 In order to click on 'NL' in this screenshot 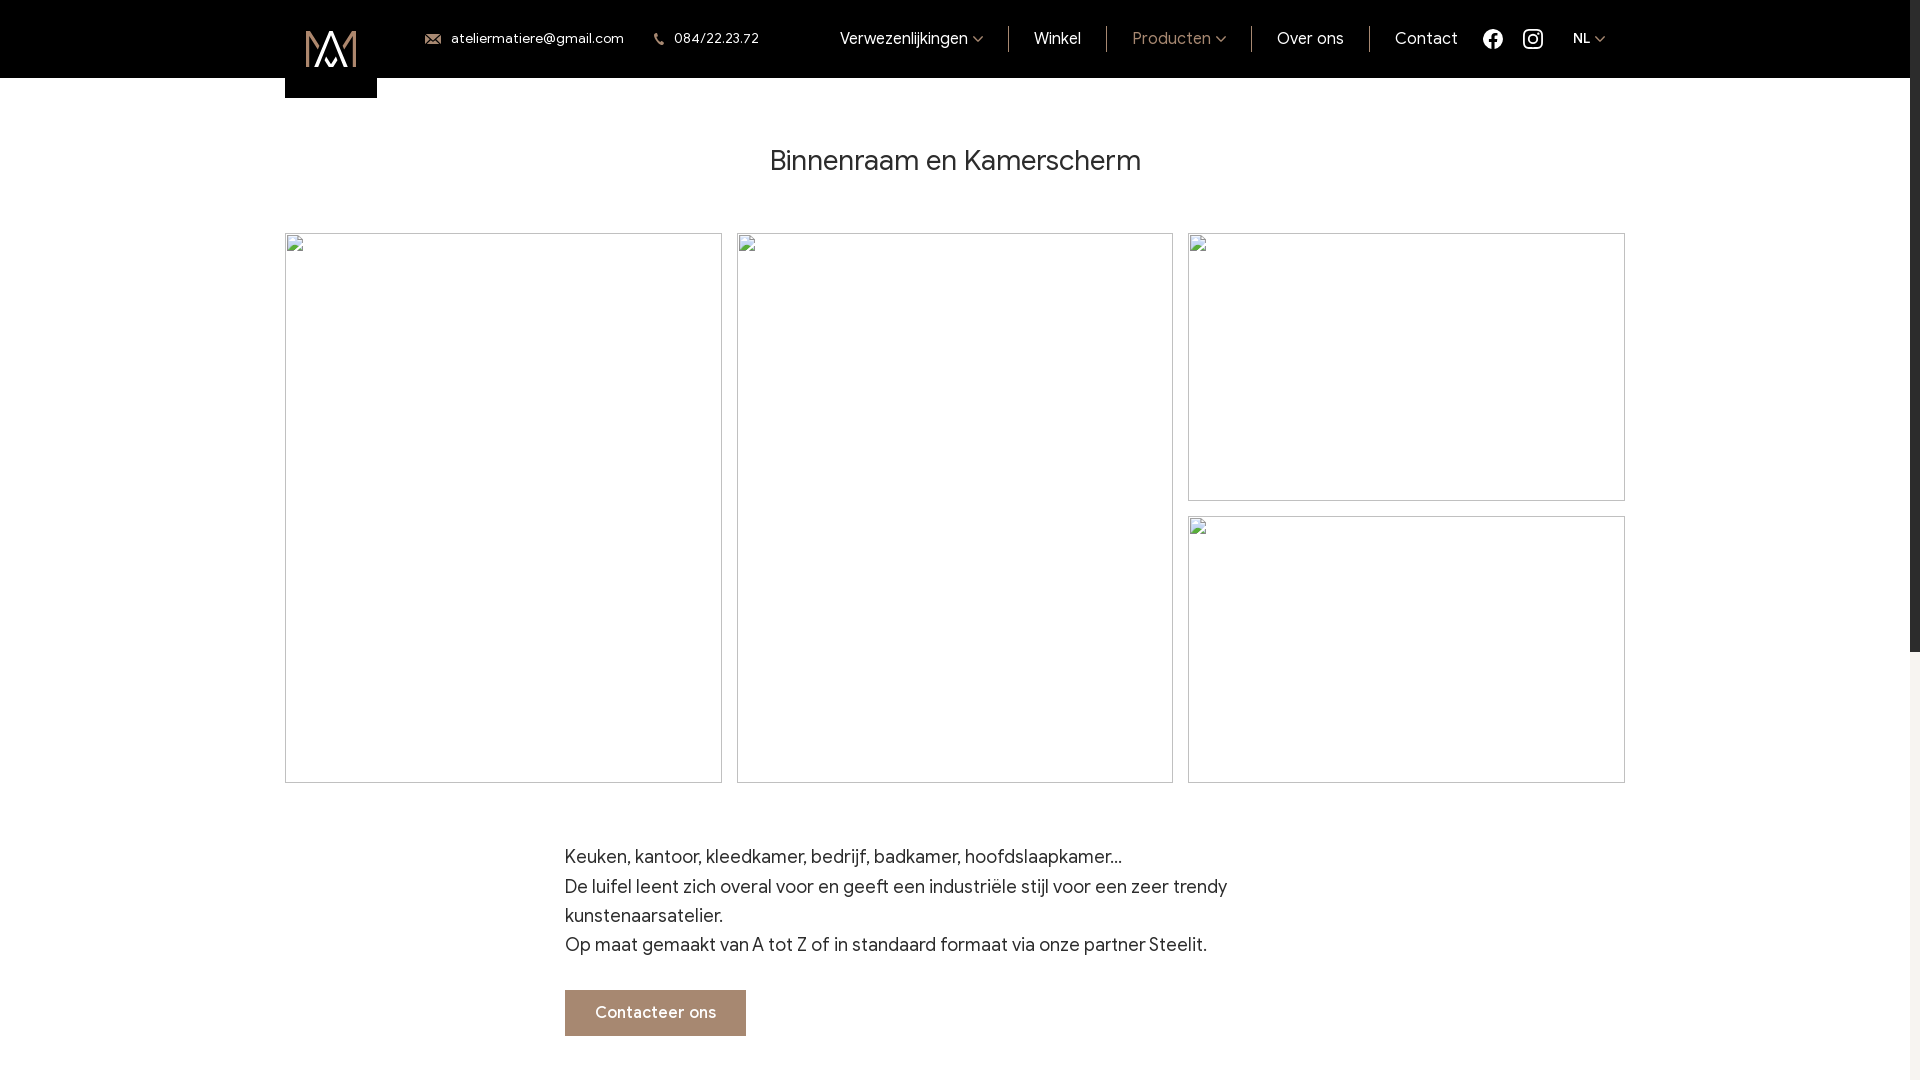, I will do `click(1587, 38)`.